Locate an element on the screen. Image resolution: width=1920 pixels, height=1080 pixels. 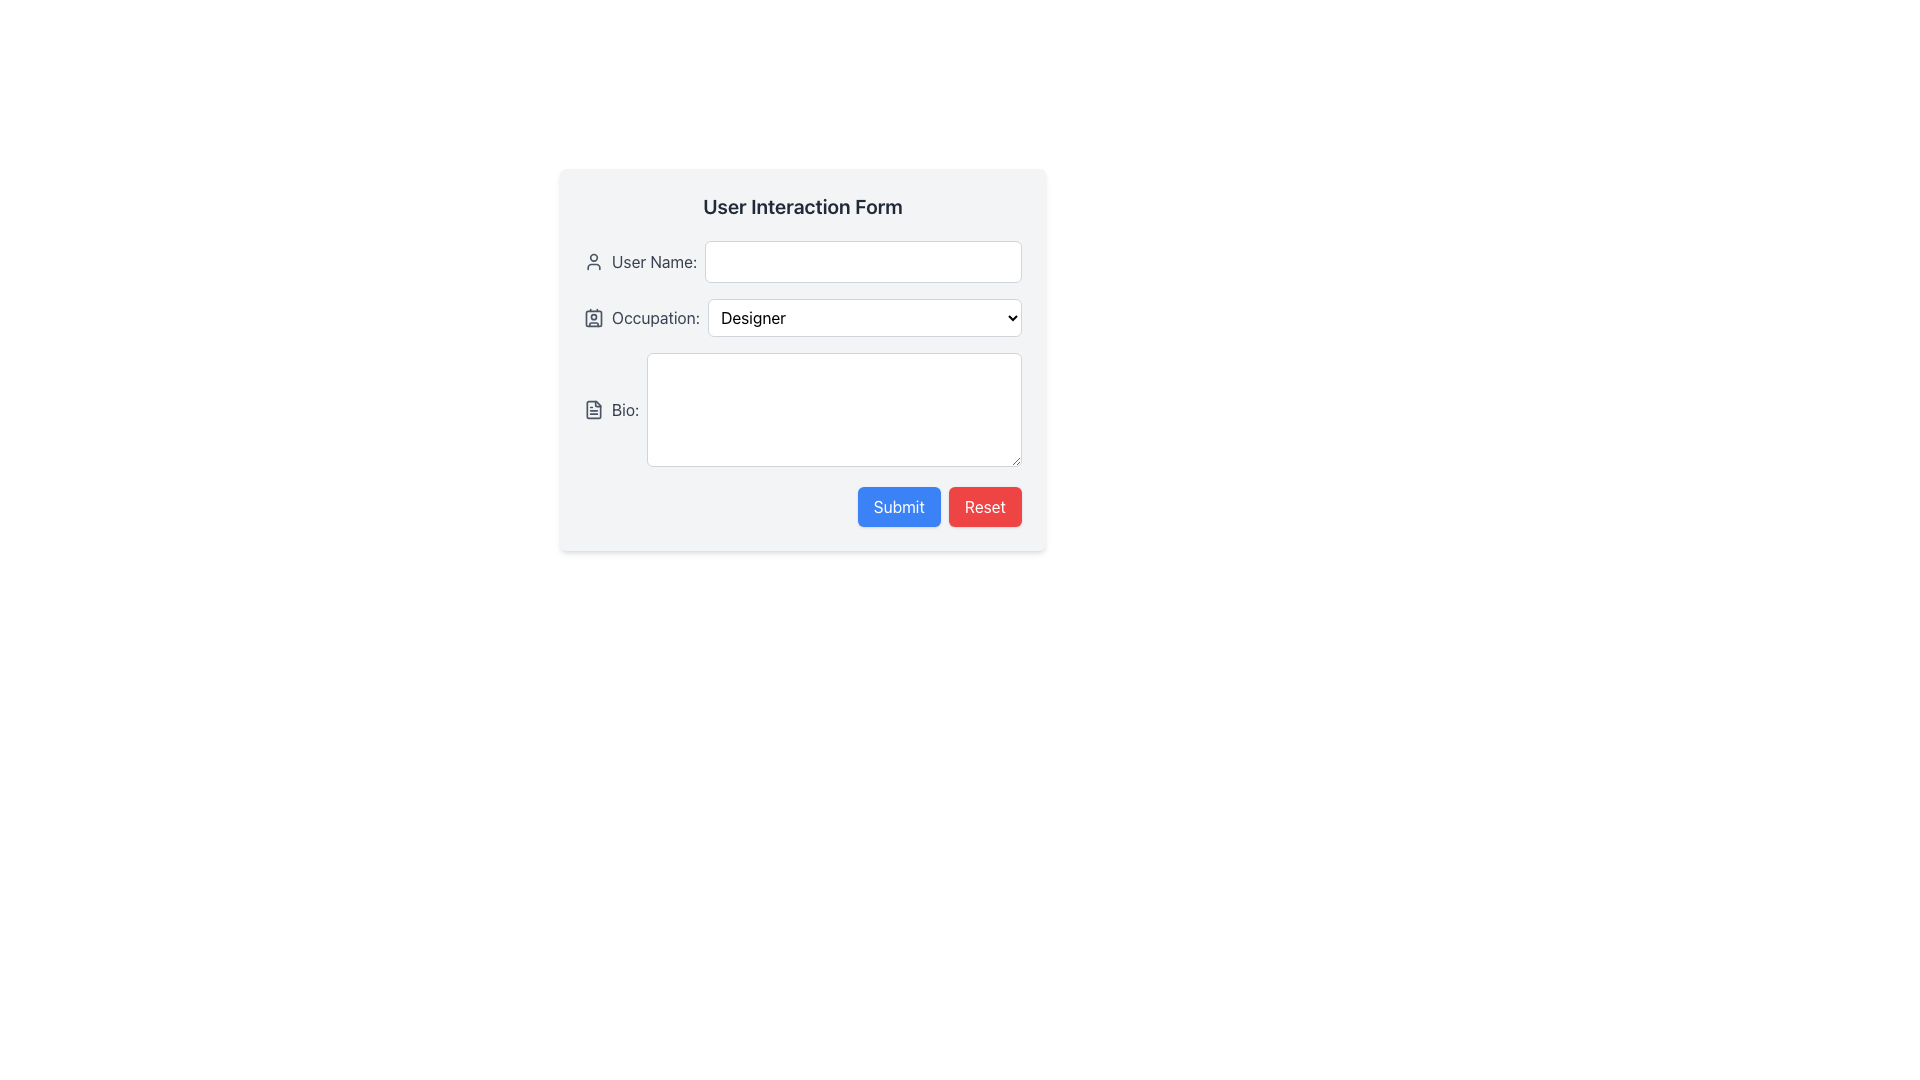
the document icon represented by a gray rectangular outline with a folded corner, located to the left of the 'Bio:' label is located at coordinates (593, 408).